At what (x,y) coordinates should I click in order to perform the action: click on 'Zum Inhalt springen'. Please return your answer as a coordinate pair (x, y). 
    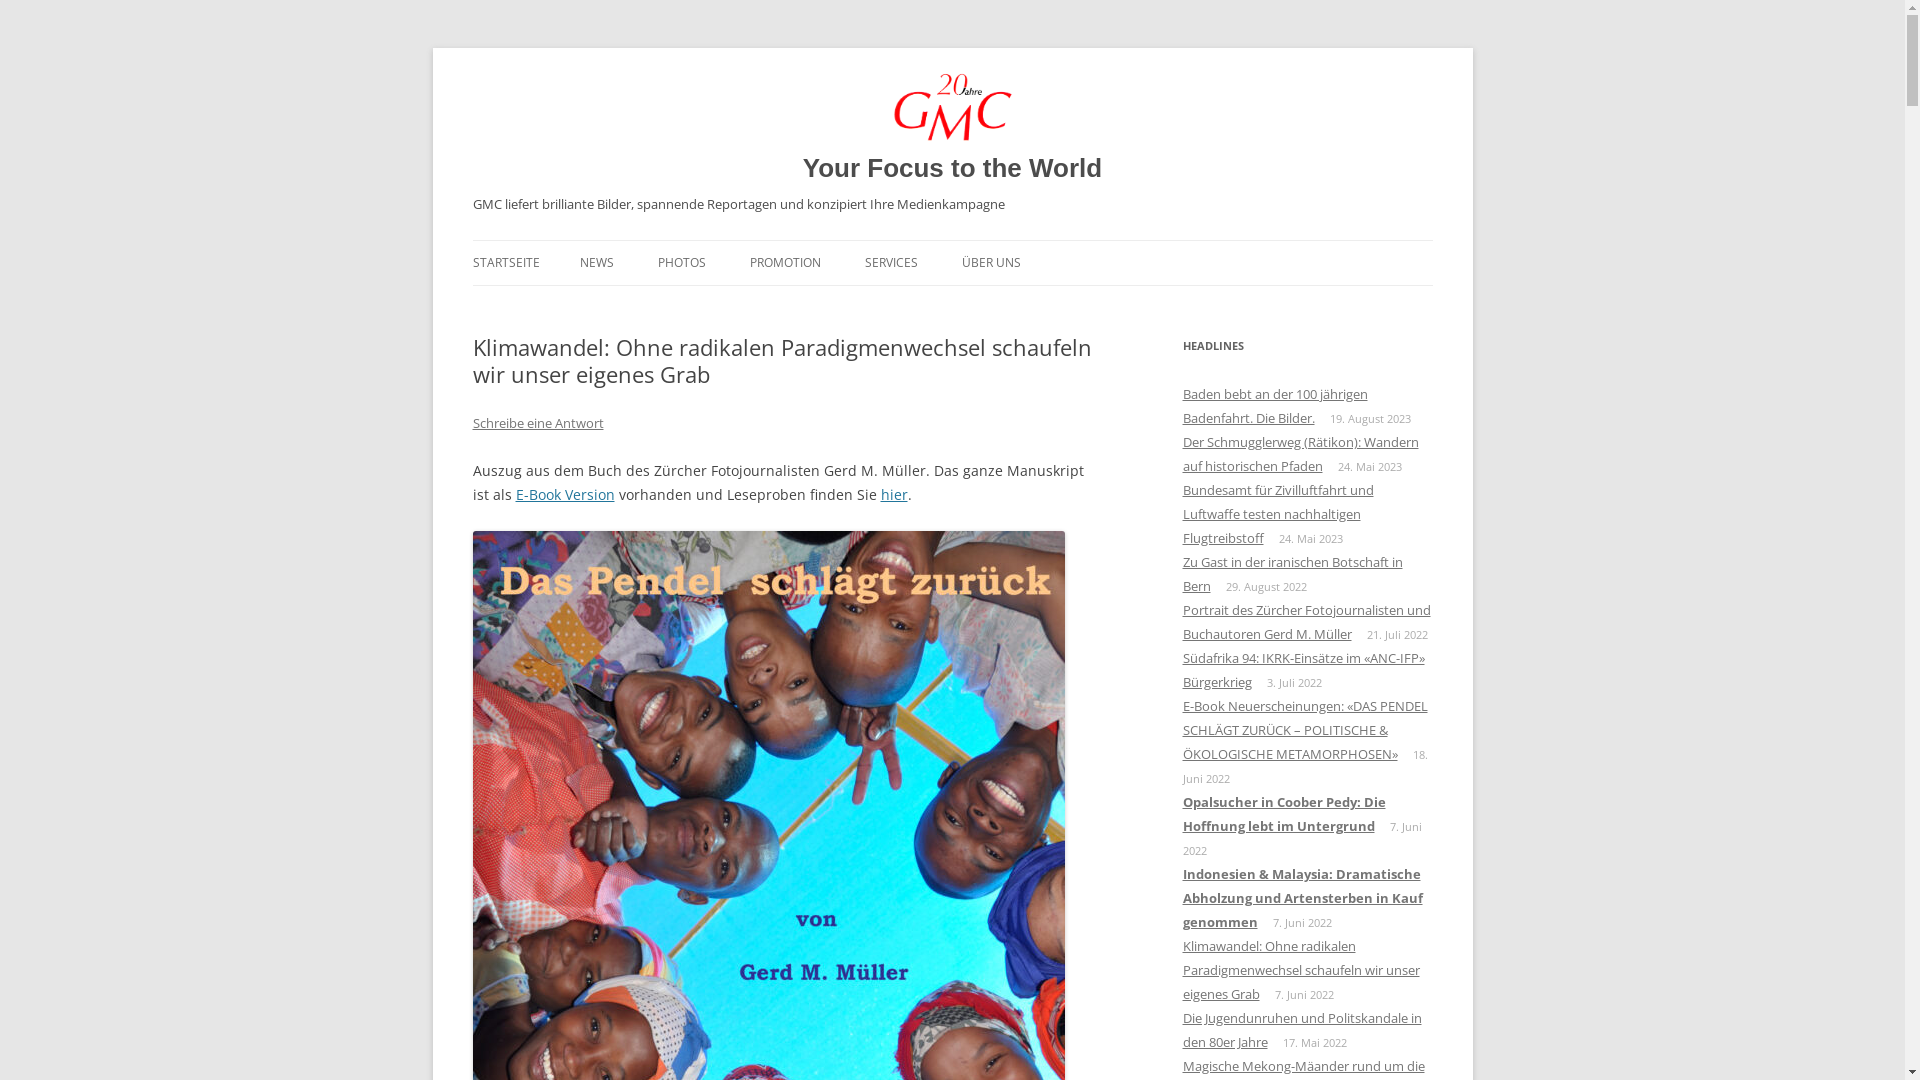
    Looking at the image, I should click on (951, 239).